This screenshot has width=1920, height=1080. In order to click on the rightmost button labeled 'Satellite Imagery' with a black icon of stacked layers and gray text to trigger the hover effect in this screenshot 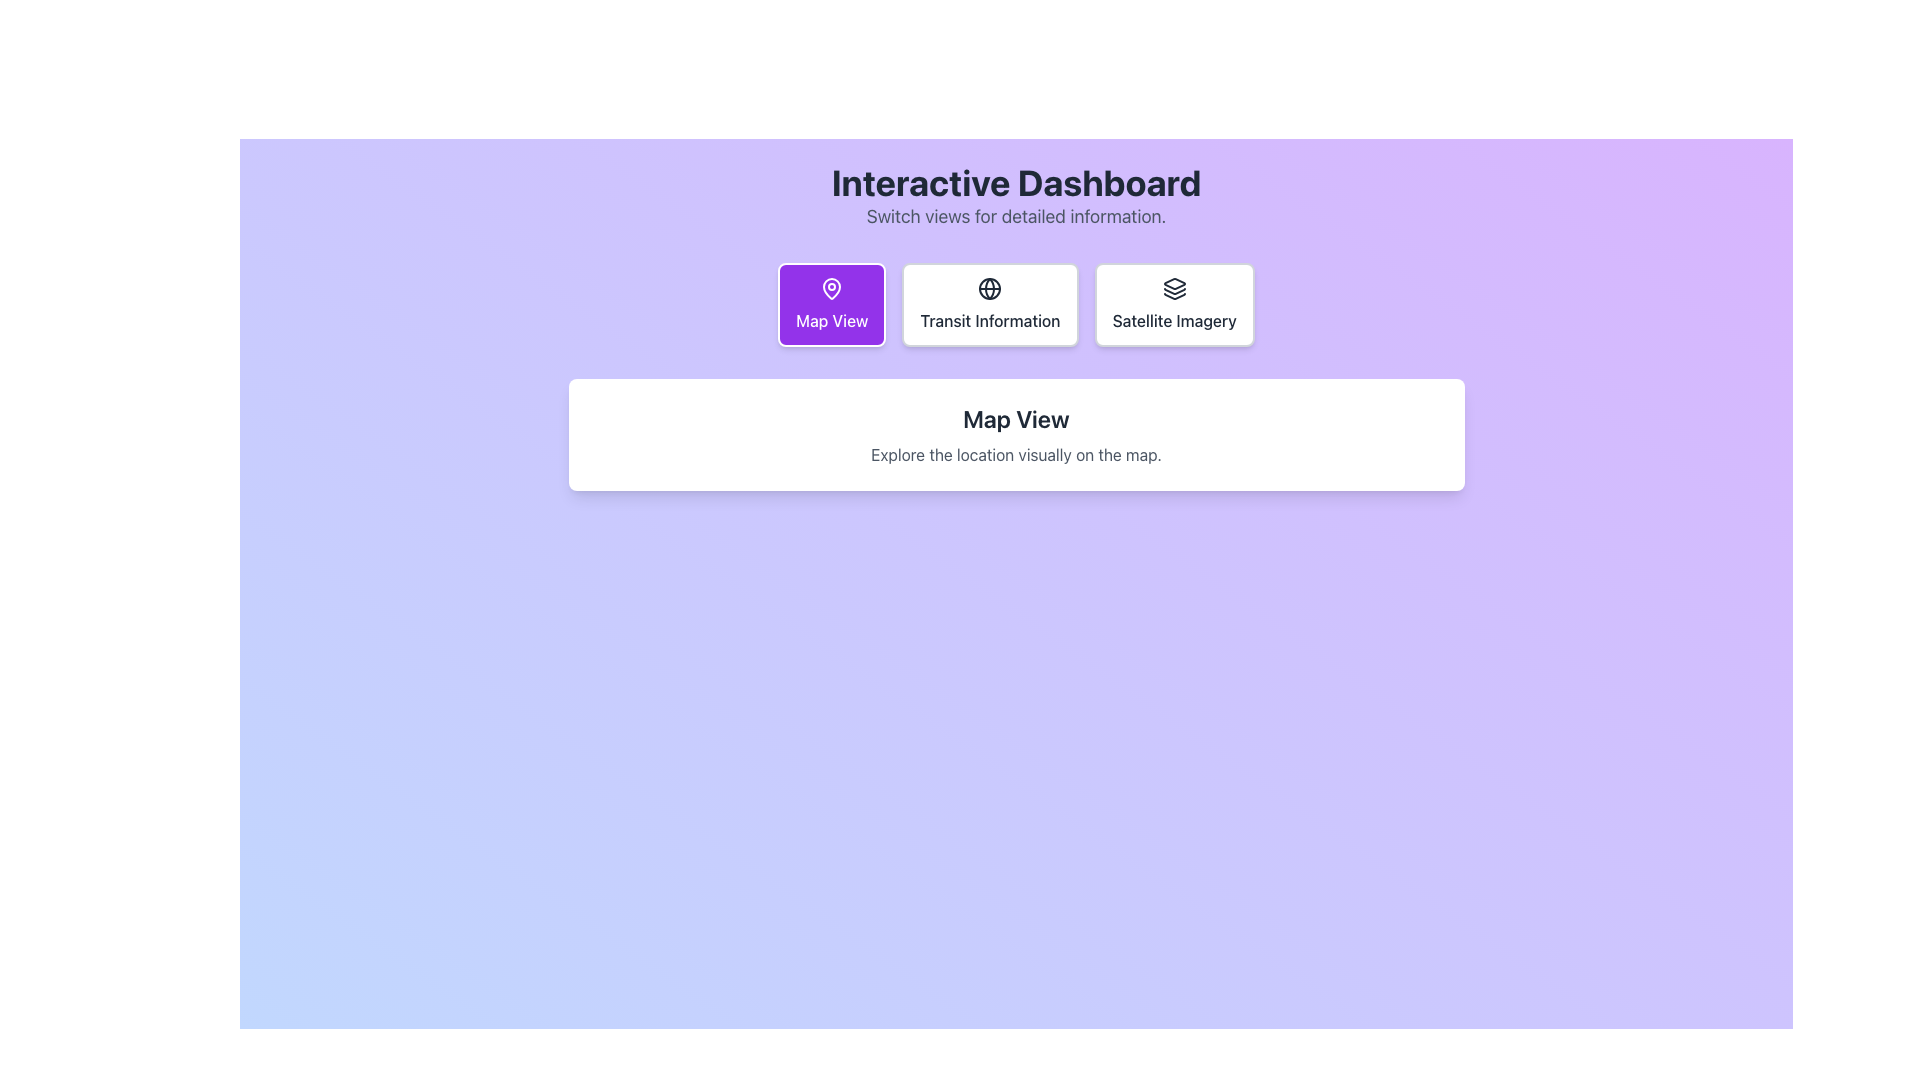, I will do `click(1174, 304)`.